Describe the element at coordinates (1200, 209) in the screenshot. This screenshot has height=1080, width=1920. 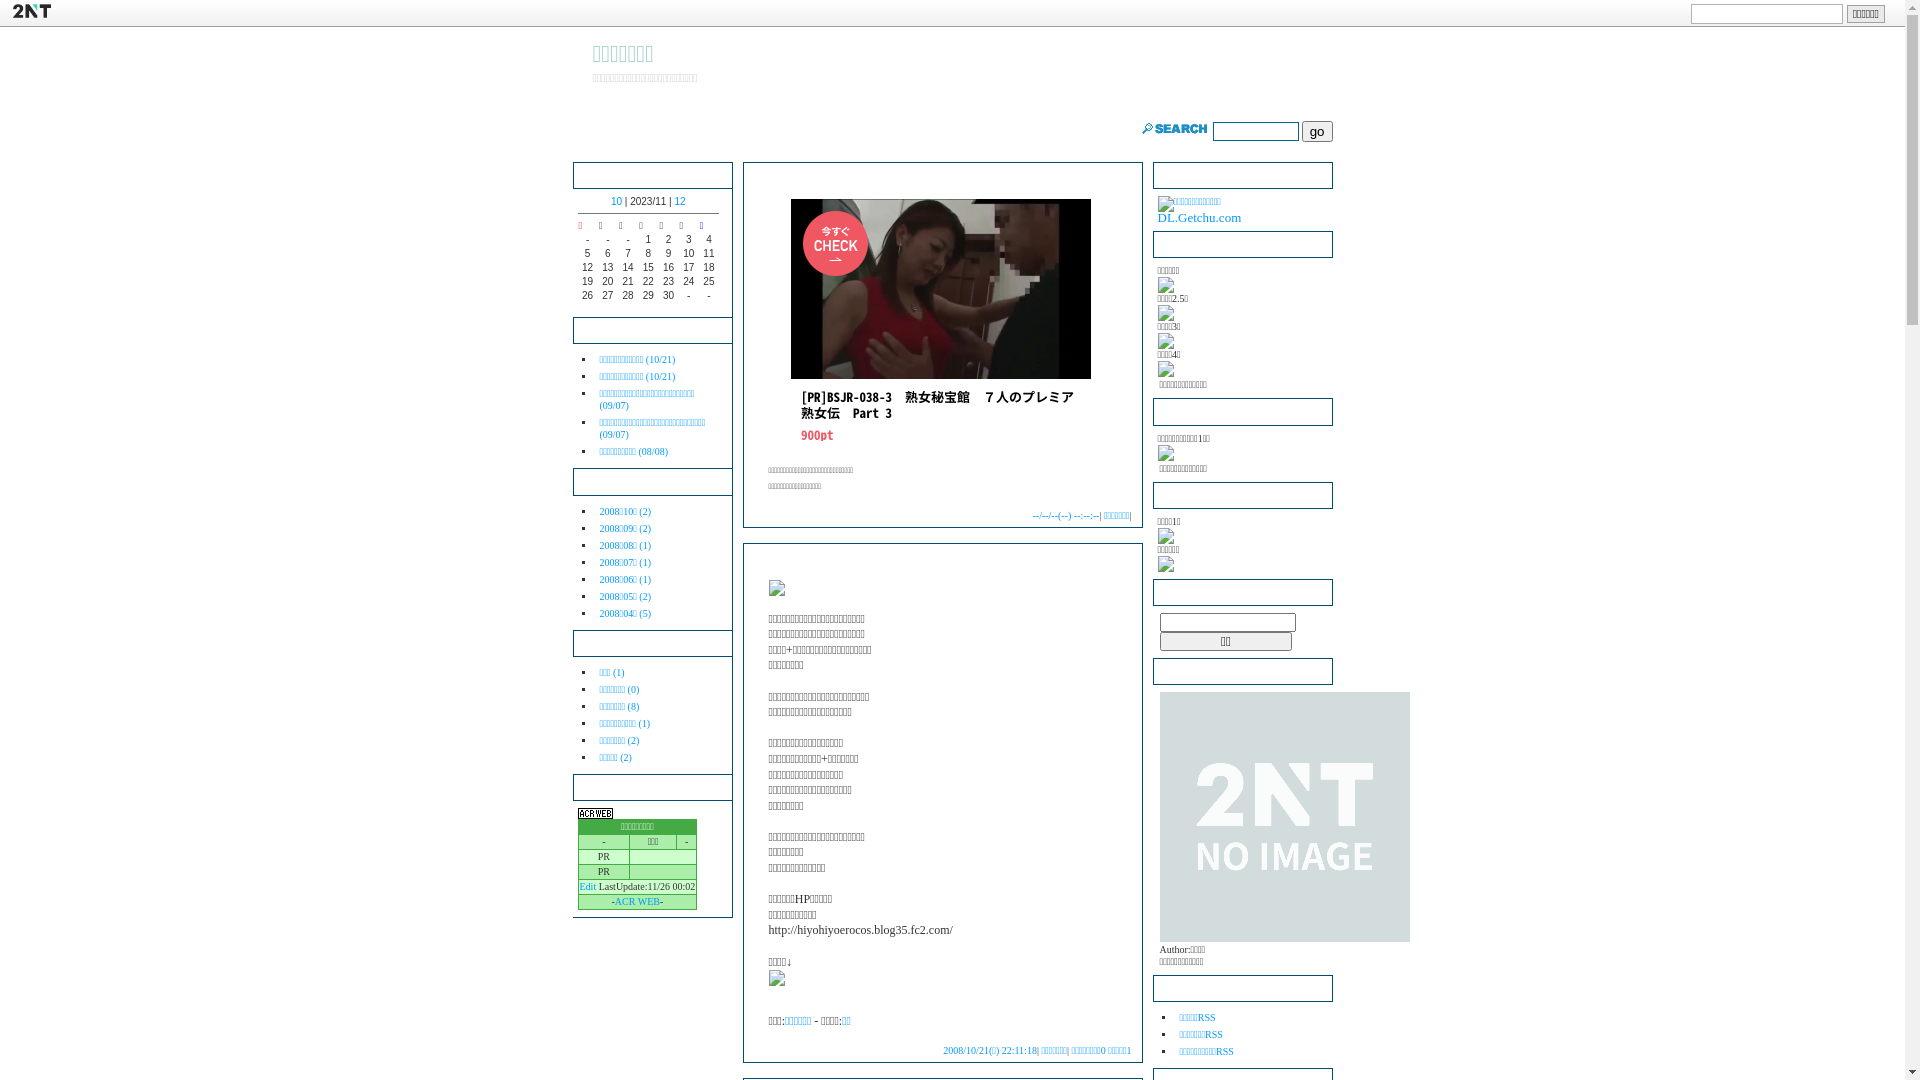
I see `'DL.Getchu.com'` at that location.